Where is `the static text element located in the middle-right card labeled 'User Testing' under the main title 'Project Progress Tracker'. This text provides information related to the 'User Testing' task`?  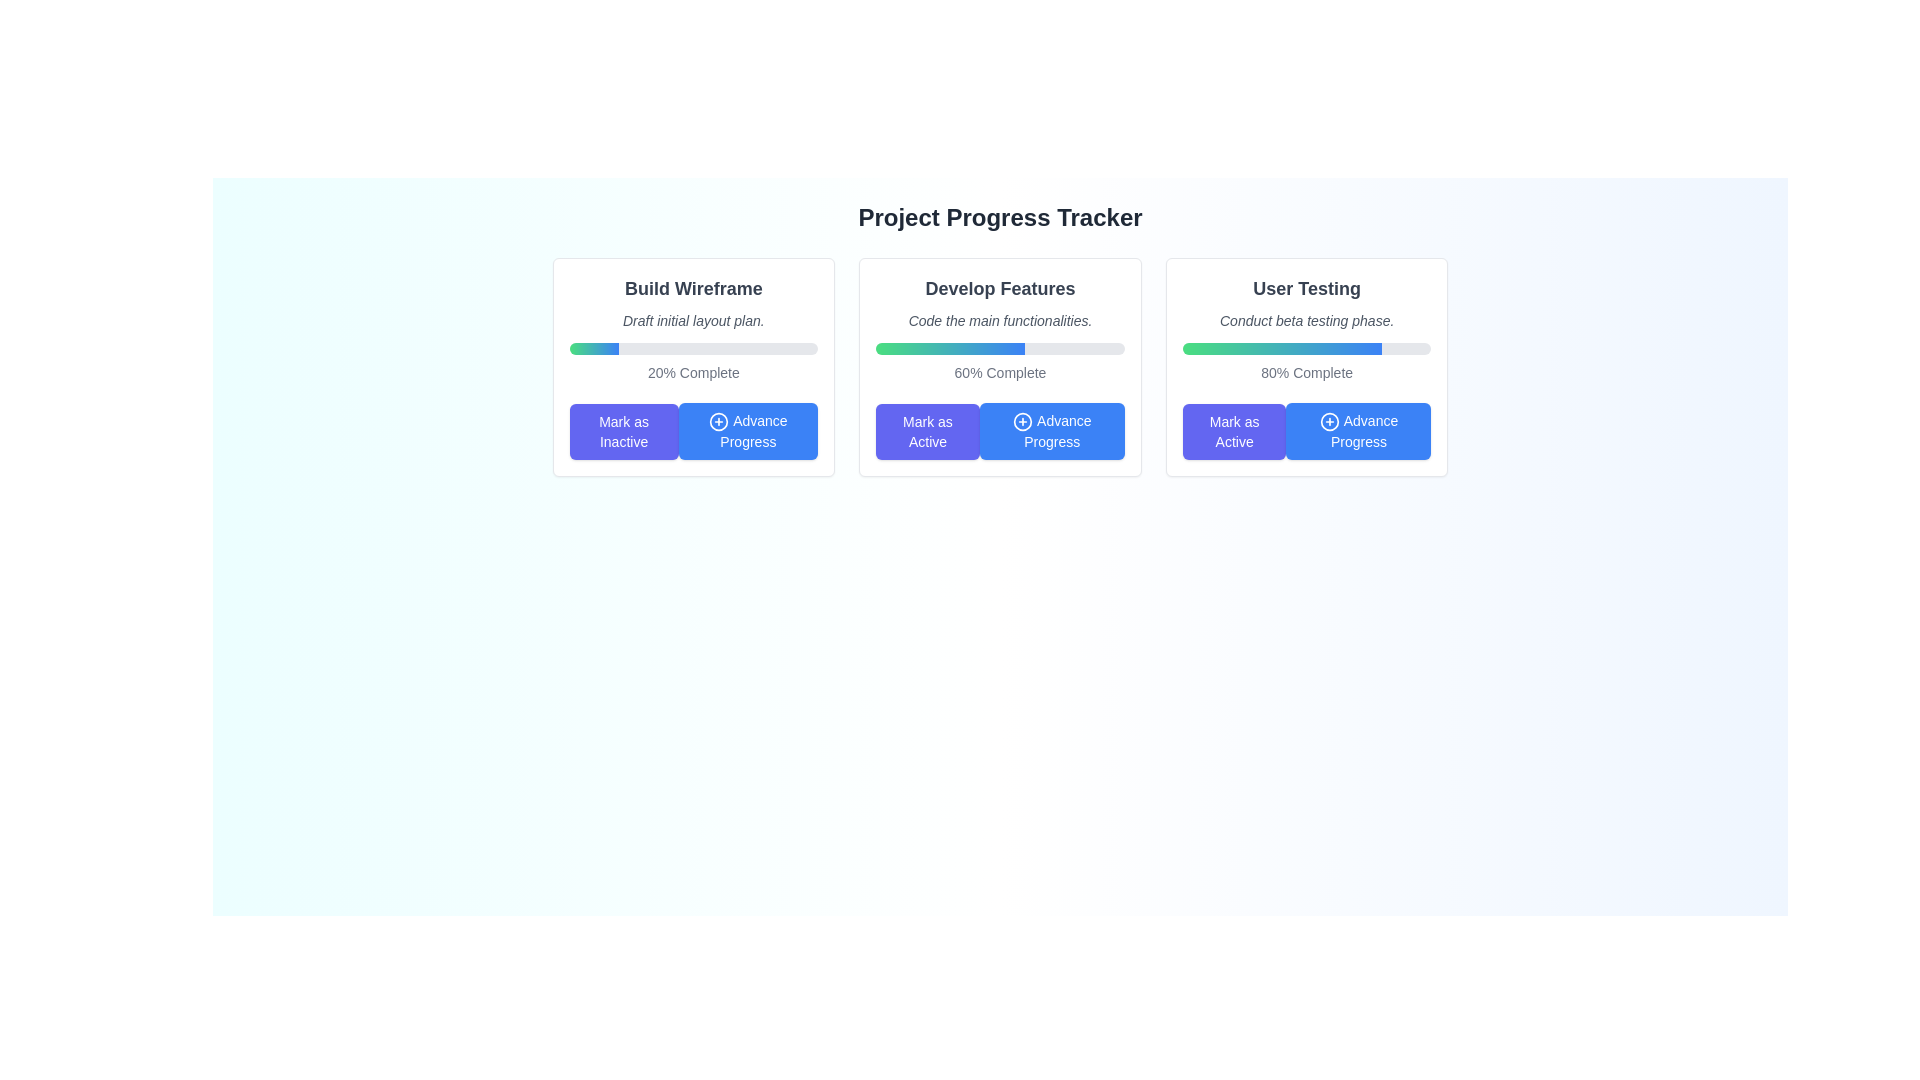 the static text element located in the middle-right card labeled 'User Testing' under the main title 'Project Progress Tracker'. This text provides information related to the 'User Testing' task is located at coordinates (1307, 319).